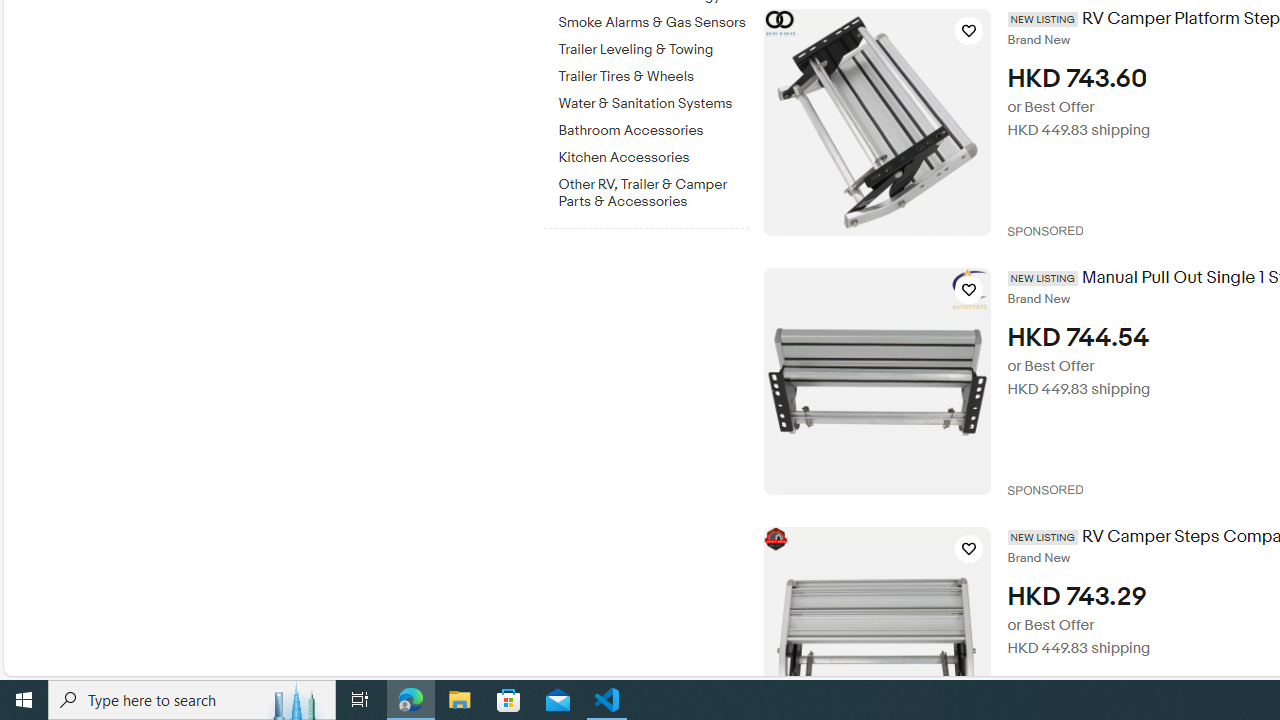 The width and height of the screenshot is (1280, 720). I want to click on 'Kitchen Accessories', so click(653, 157).